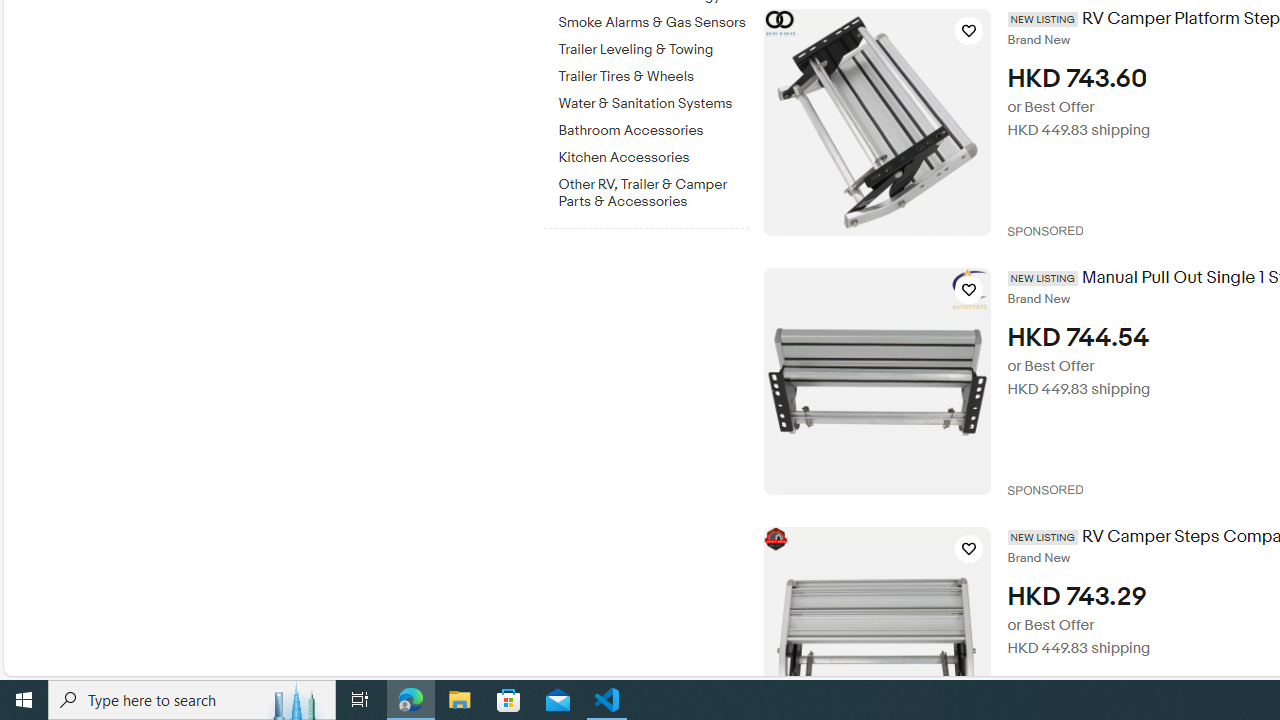 The width and height of the screenshot is (1280, 720). I want to click on 'Kitchen Accessories', so click(653, 157).